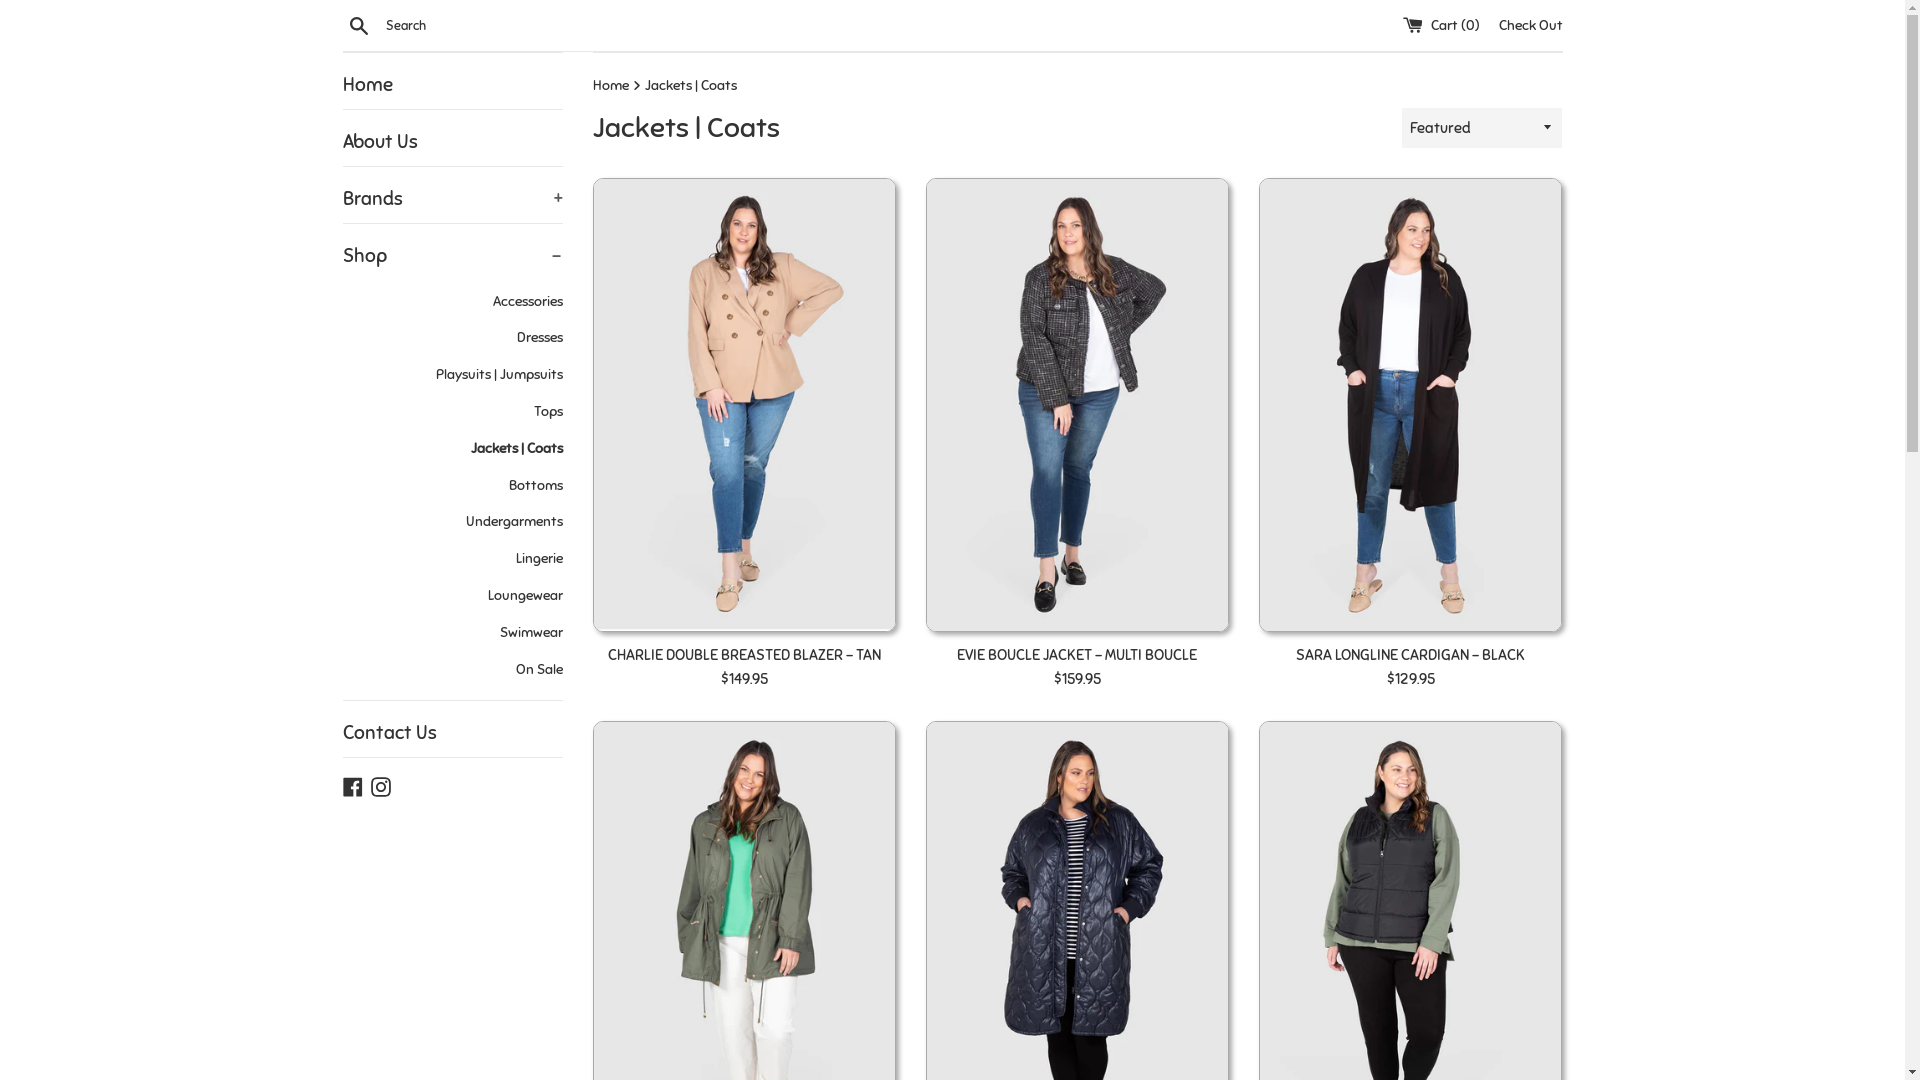 The image size is (1920, 1080). I want to click on 'Search', so click(358, 24).